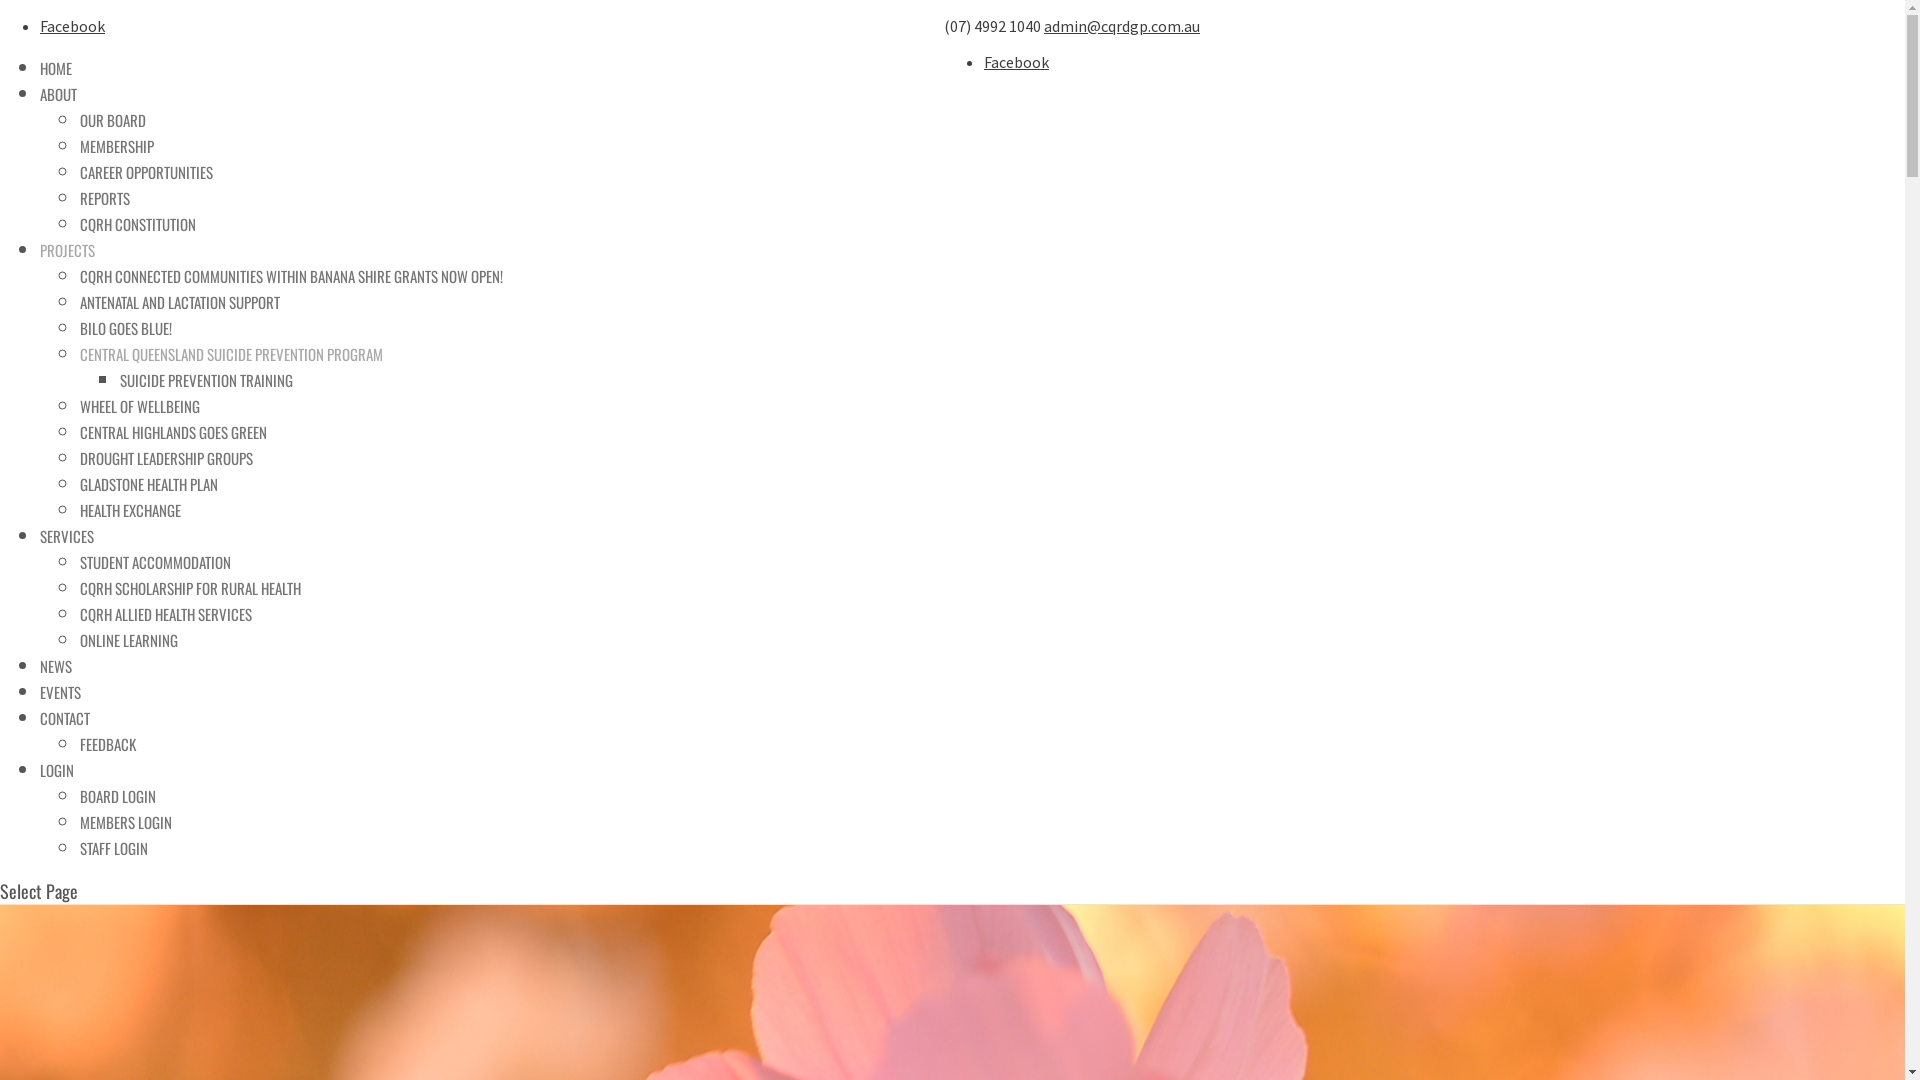 The height and width of the screenshot is (1080, 1920). Describe the element at coordinates (80, 508) in the screenshot. I see `'HEALTH EXCHANGE'` at that location.